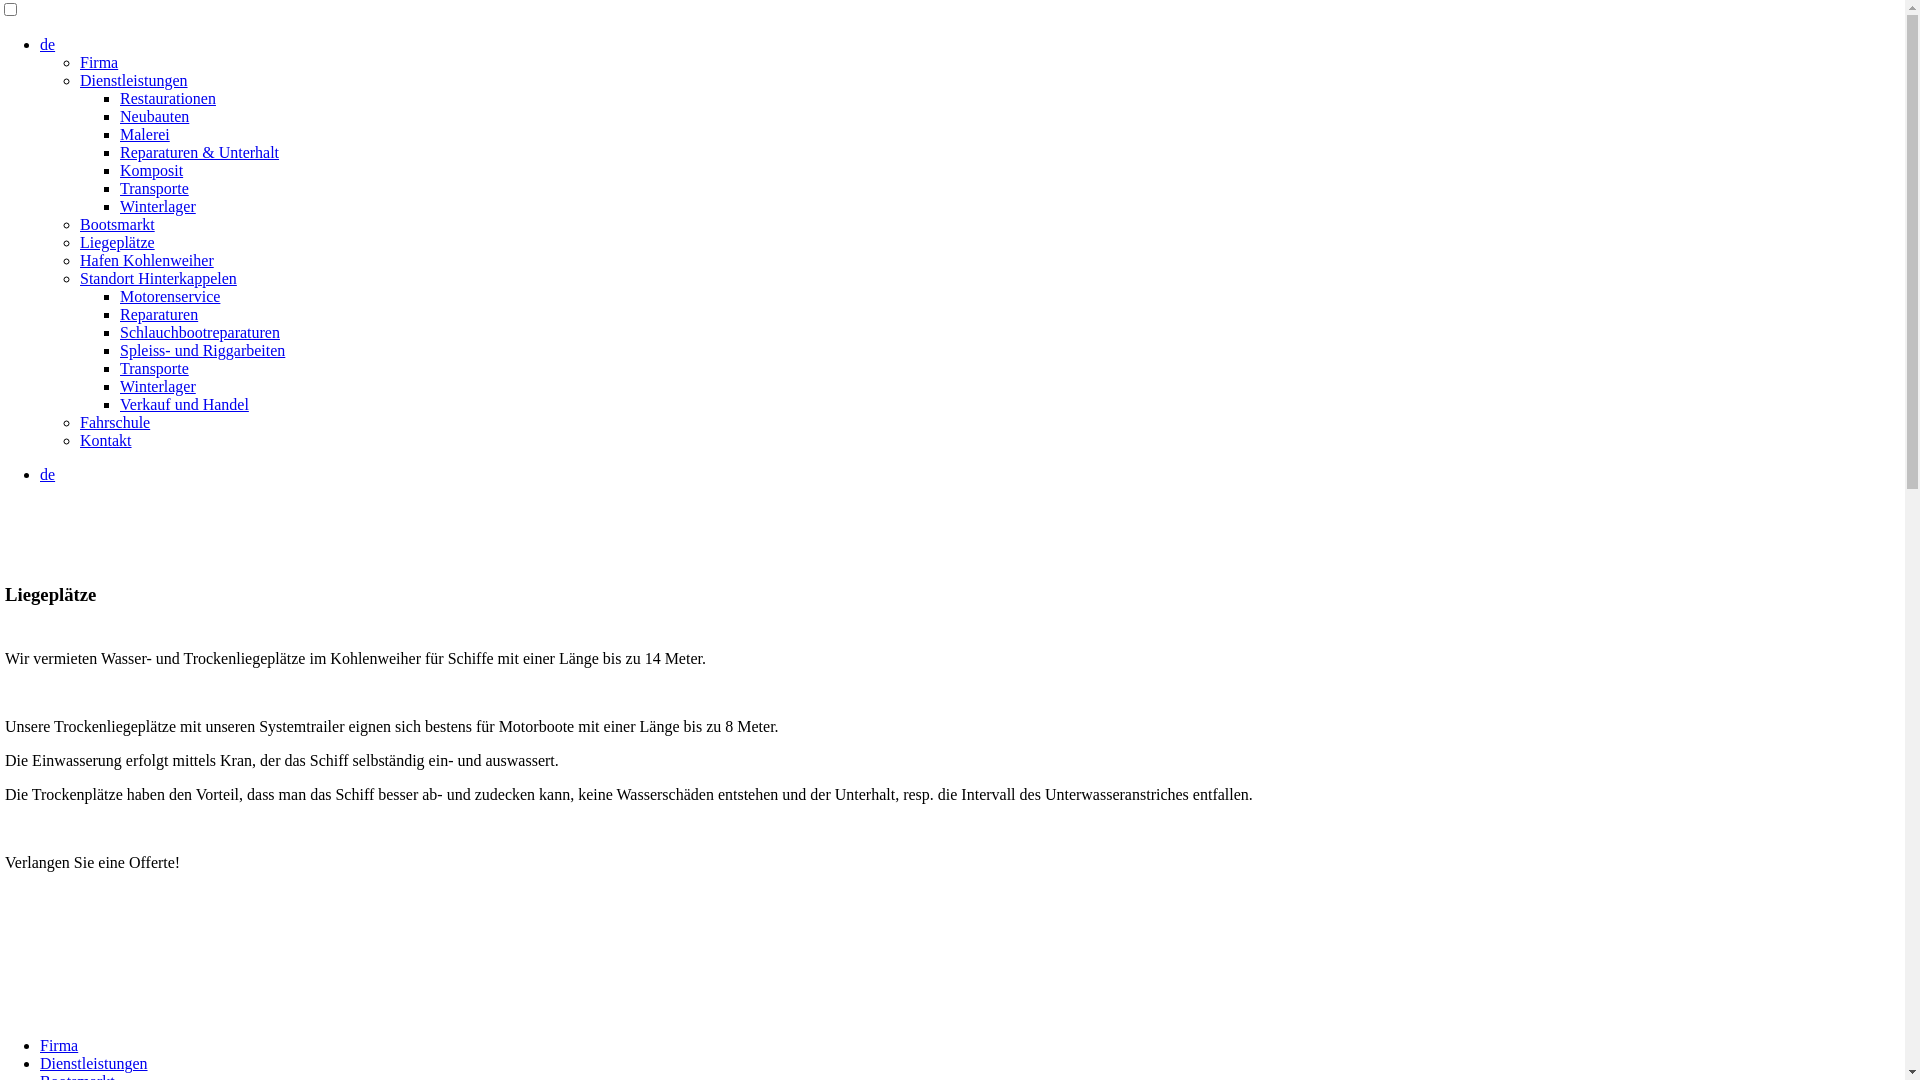 This screenshot has width=1920, height=1080. Describe the element at coordinates (146, 259) in the screenshot. I see `'Hafen Kohlenweiher'` at that location.